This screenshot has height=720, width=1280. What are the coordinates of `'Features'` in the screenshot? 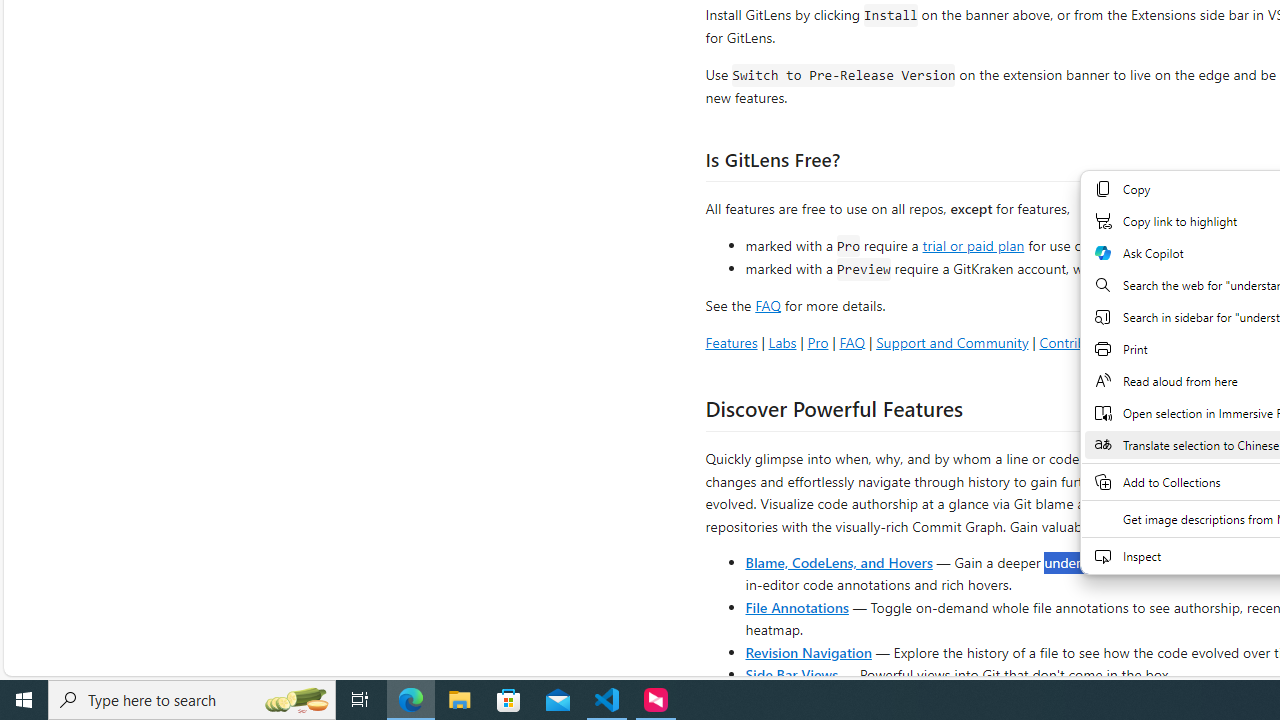 It's located at (730, 341).